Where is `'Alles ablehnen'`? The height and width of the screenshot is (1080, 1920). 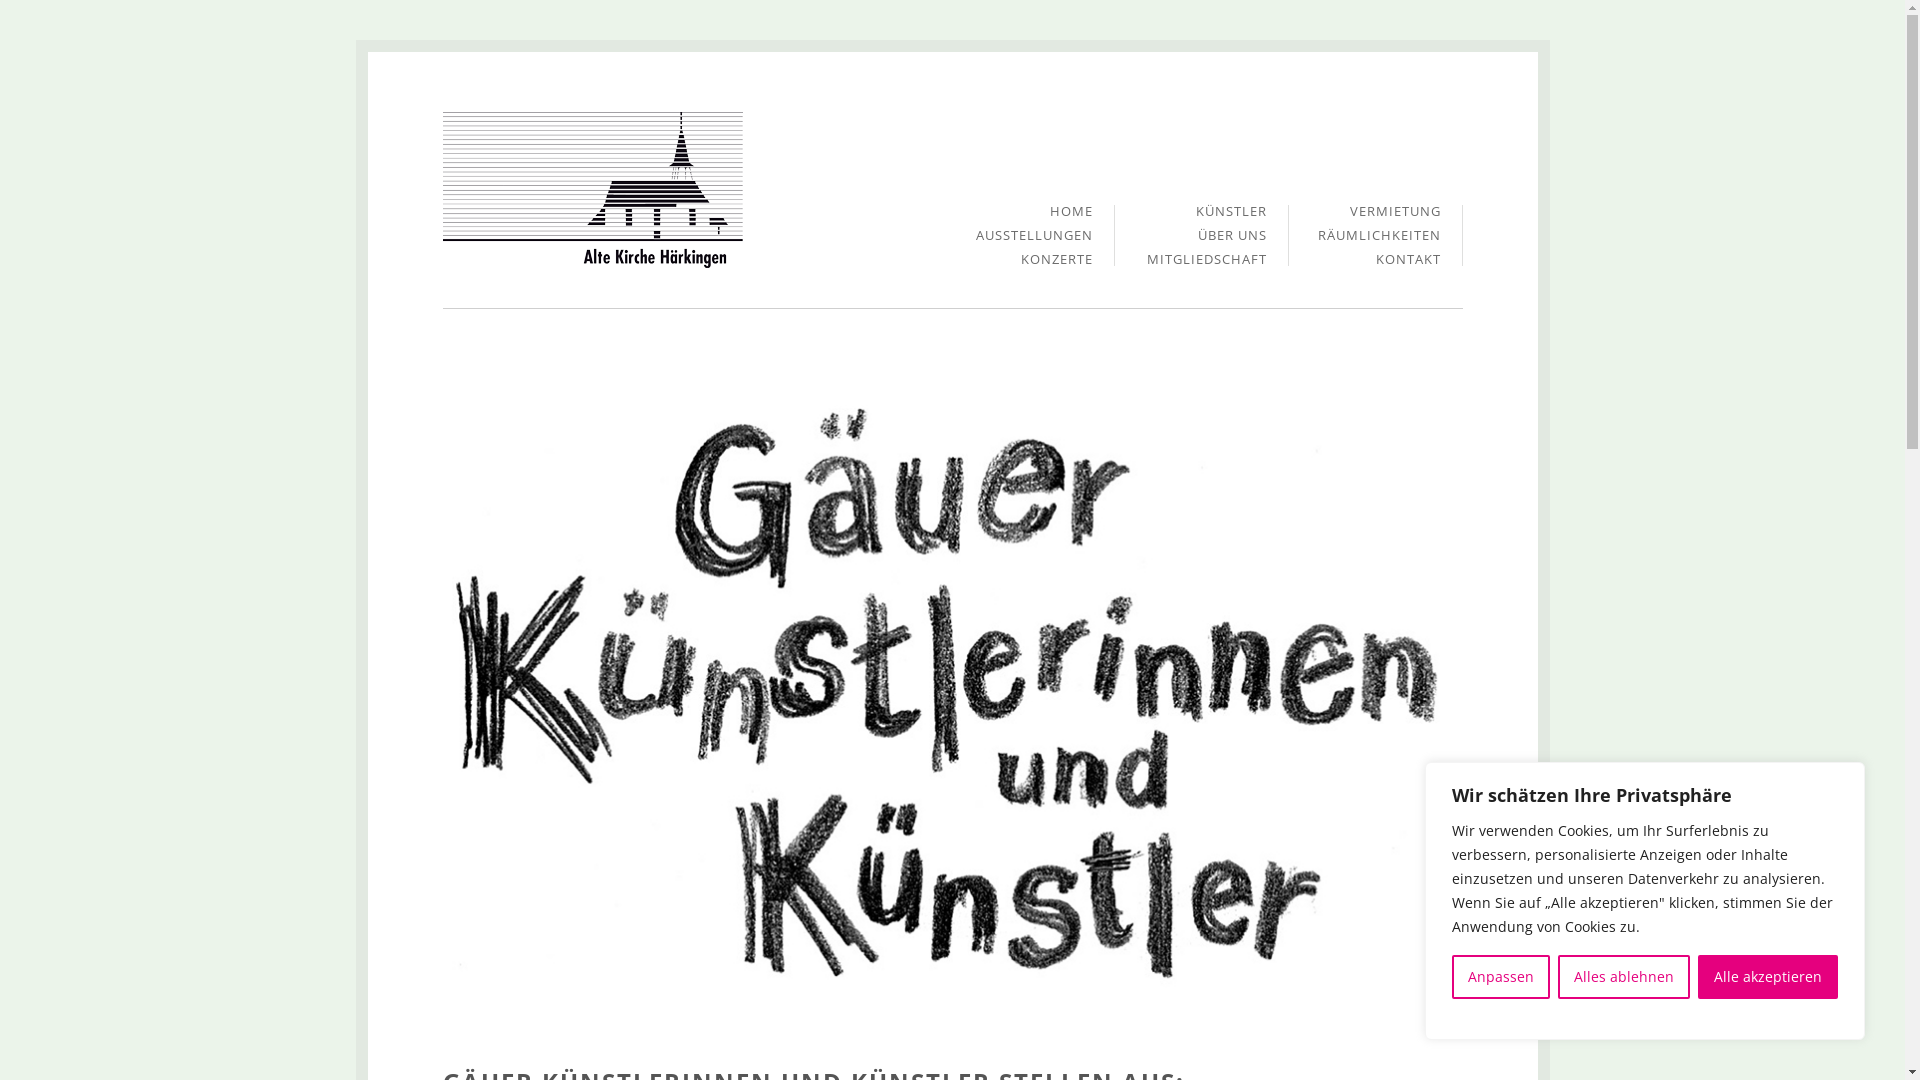 'Alles ablehnen' is located at coordinates (1623, 975).